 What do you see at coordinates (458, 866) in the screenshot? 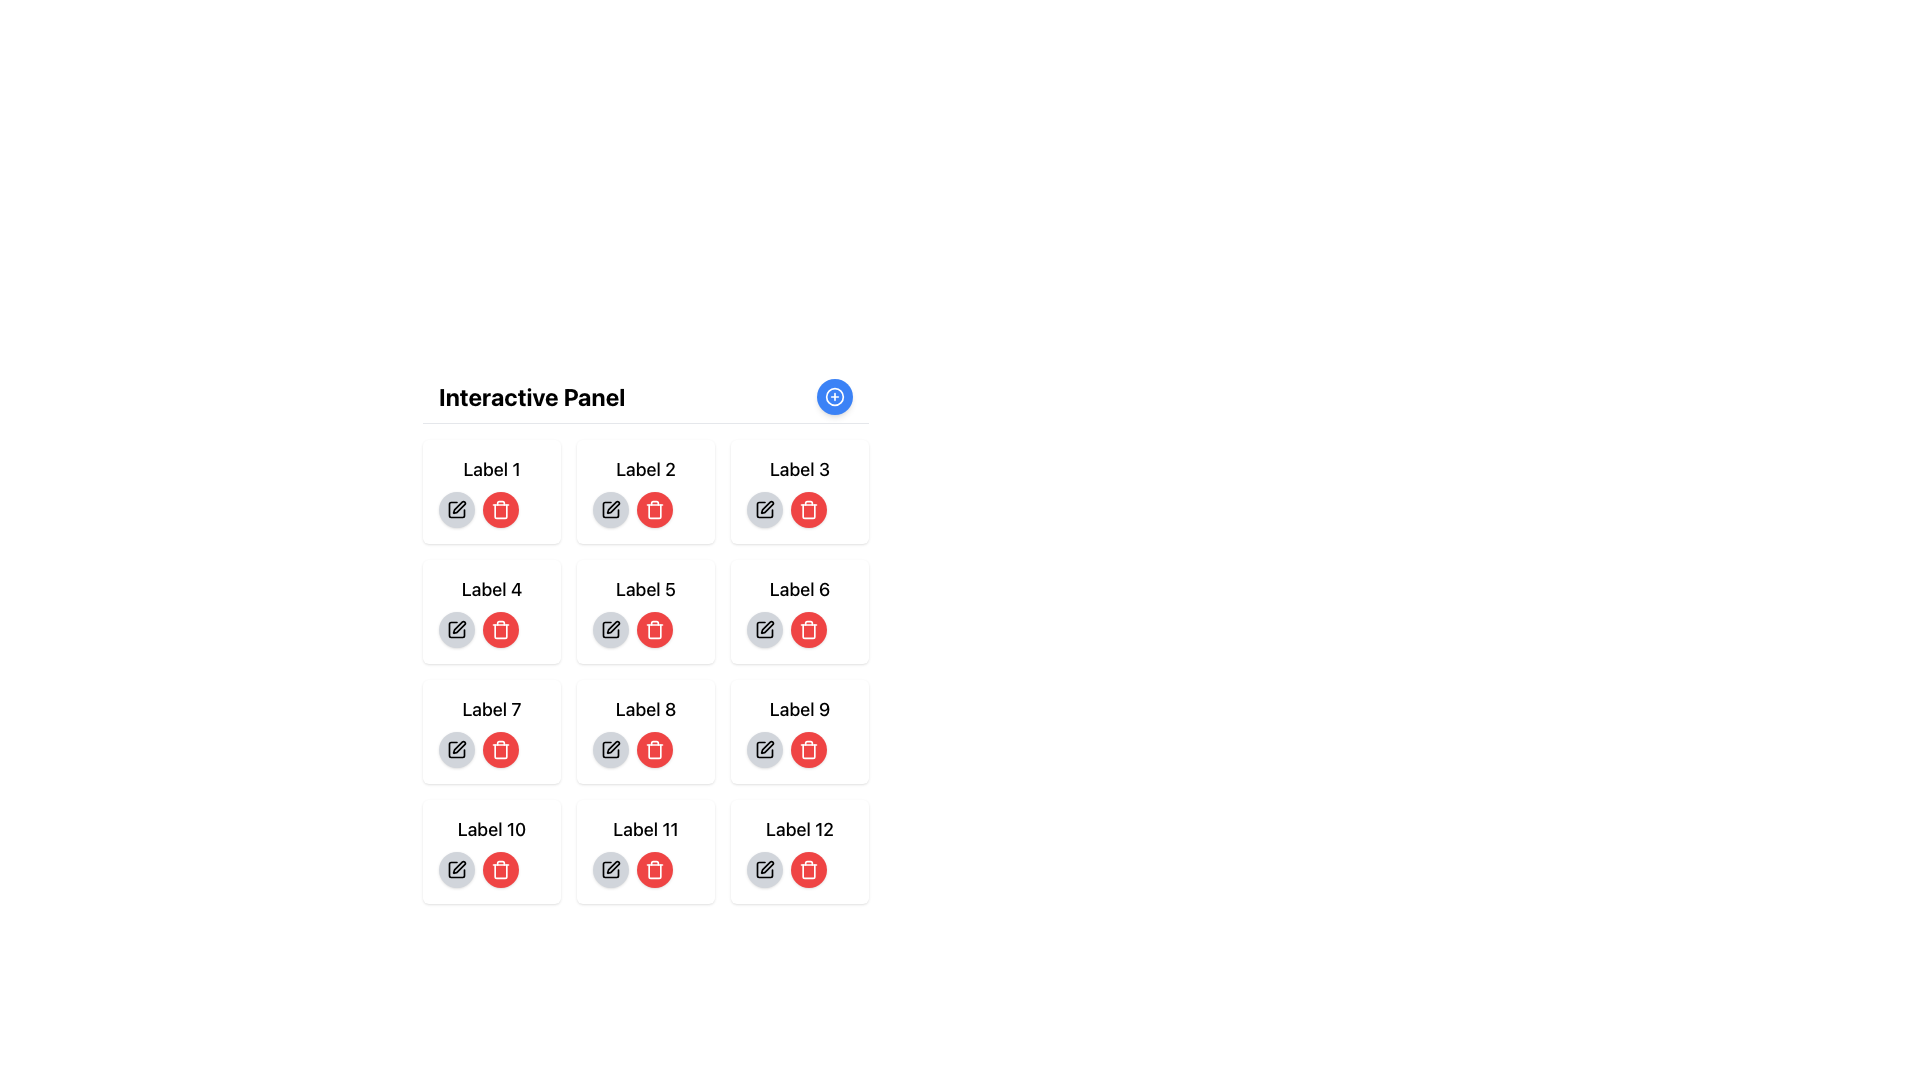
I see `the vector graphic icon resembling the outline of a pen, which is part of the icon set labeled 'Label 10' located in the bottom-left cell of the grid` at bounding box center [458, 866].